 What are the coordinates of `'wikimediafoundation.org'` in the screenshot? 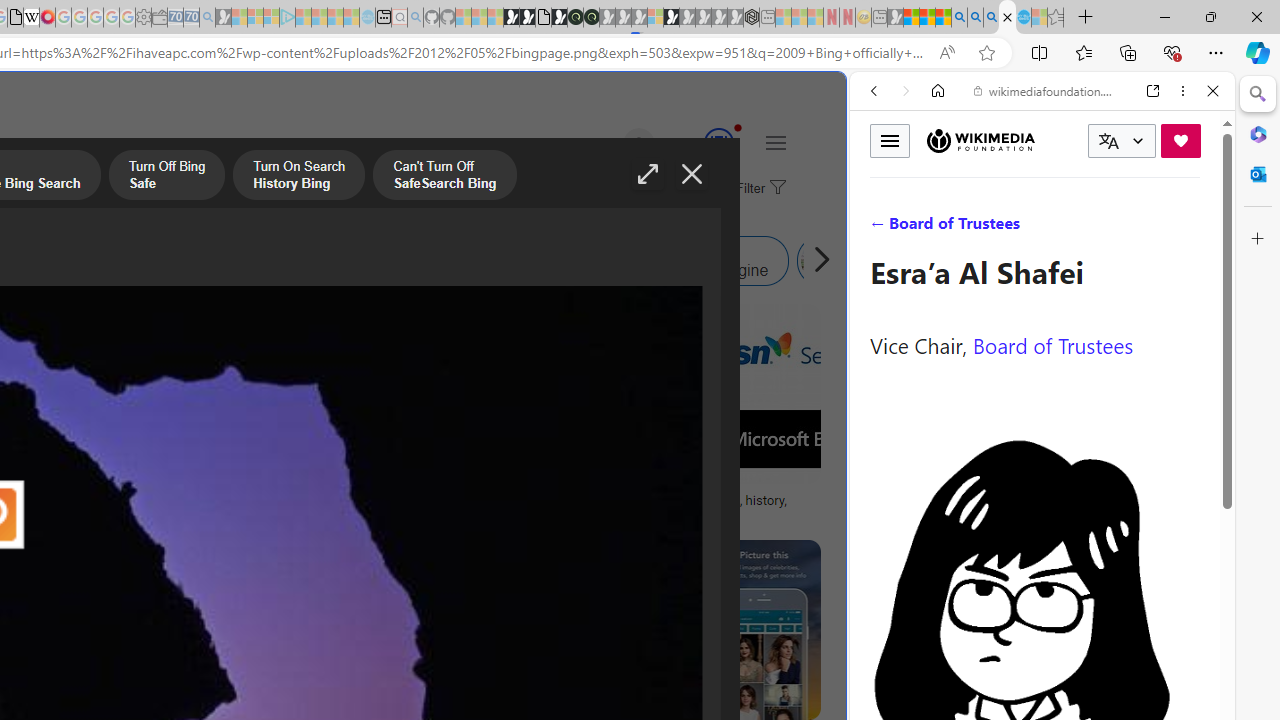 It's located at (1045, 91).